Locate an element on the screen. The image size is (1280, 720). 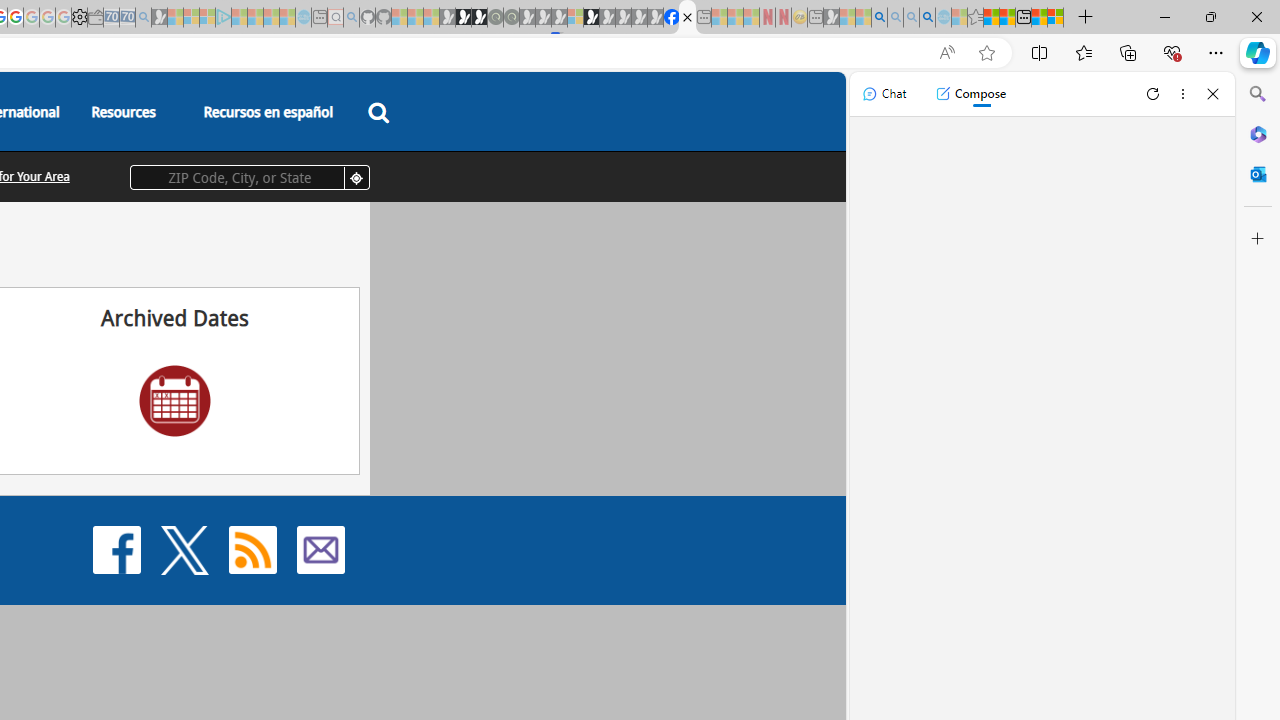
'Google Chrome Internet Browser Download - Search Images' is located at coordinates (927, 17).